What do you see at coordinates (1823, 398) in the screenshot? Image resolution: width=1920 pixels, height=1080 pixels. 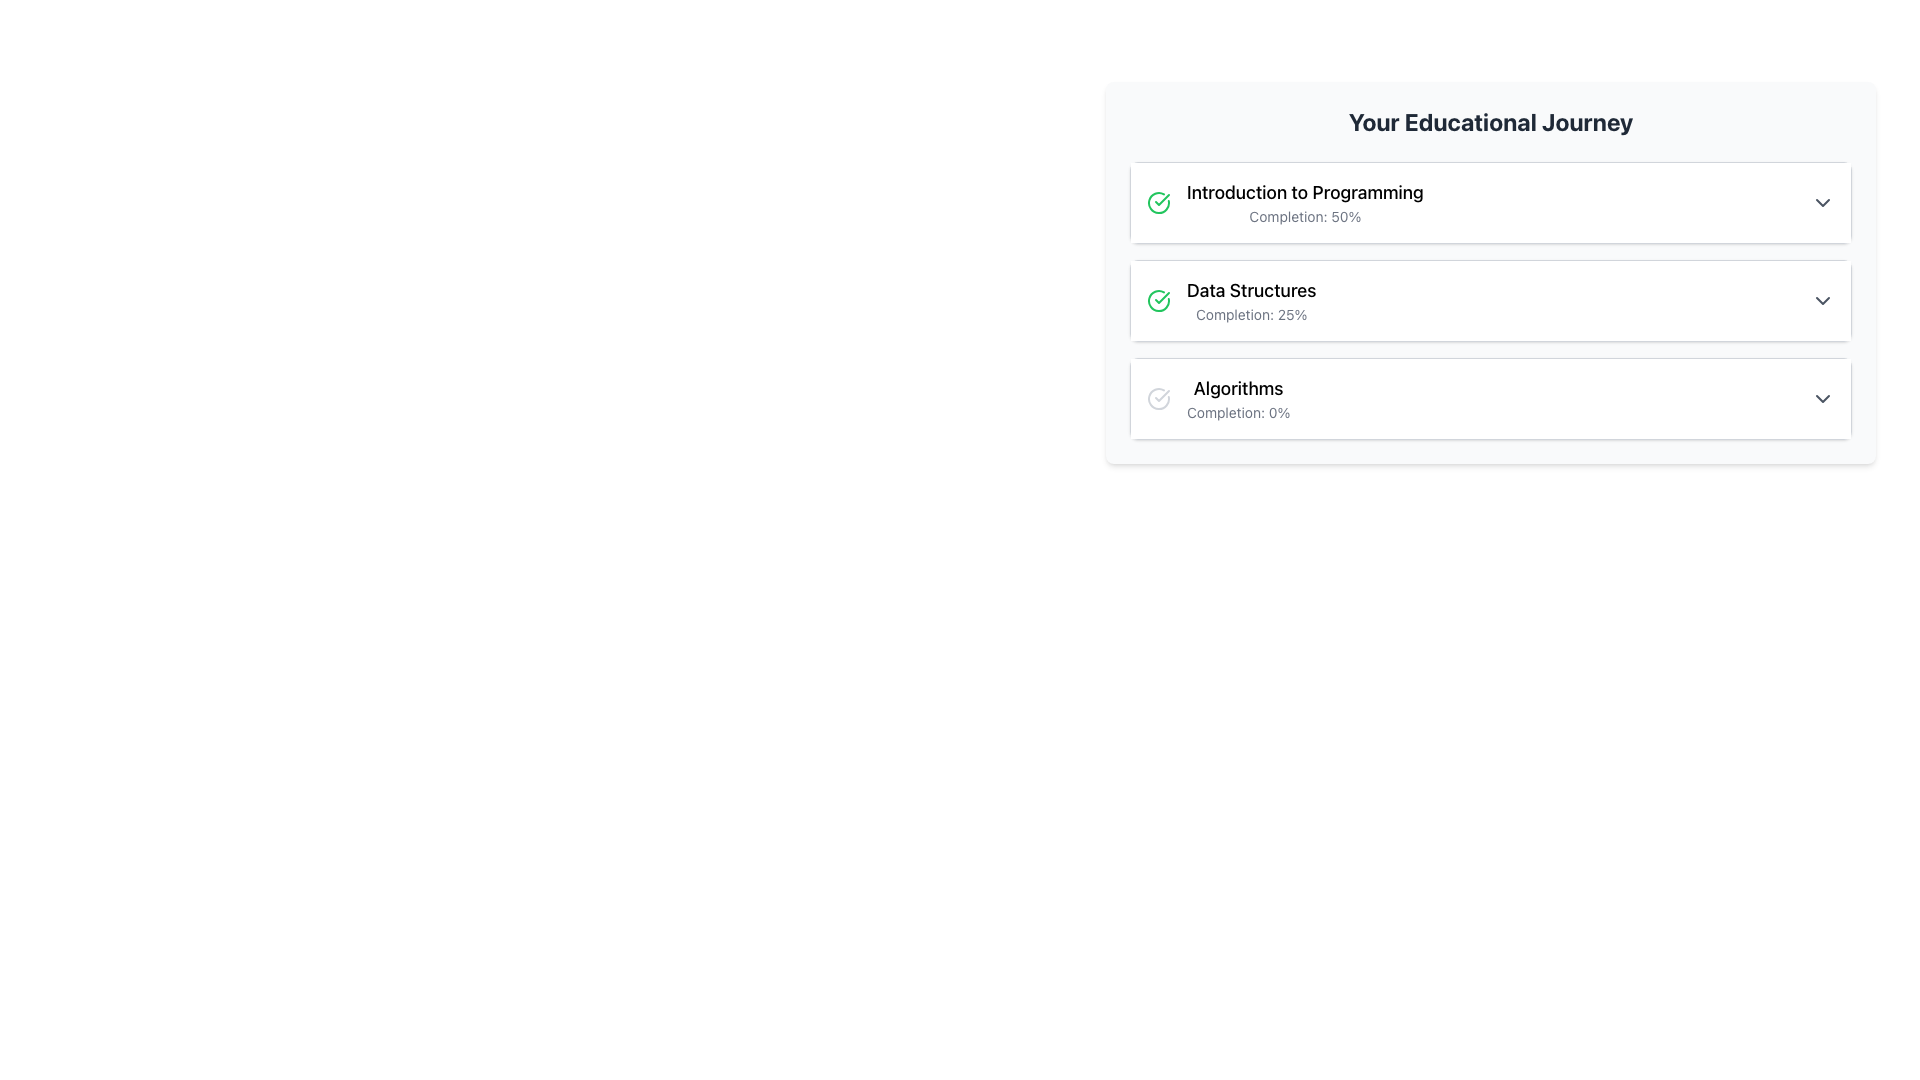 I see `the icon located at the far right of the 'Algorithms' section card` at bounding box center [1823, 398].